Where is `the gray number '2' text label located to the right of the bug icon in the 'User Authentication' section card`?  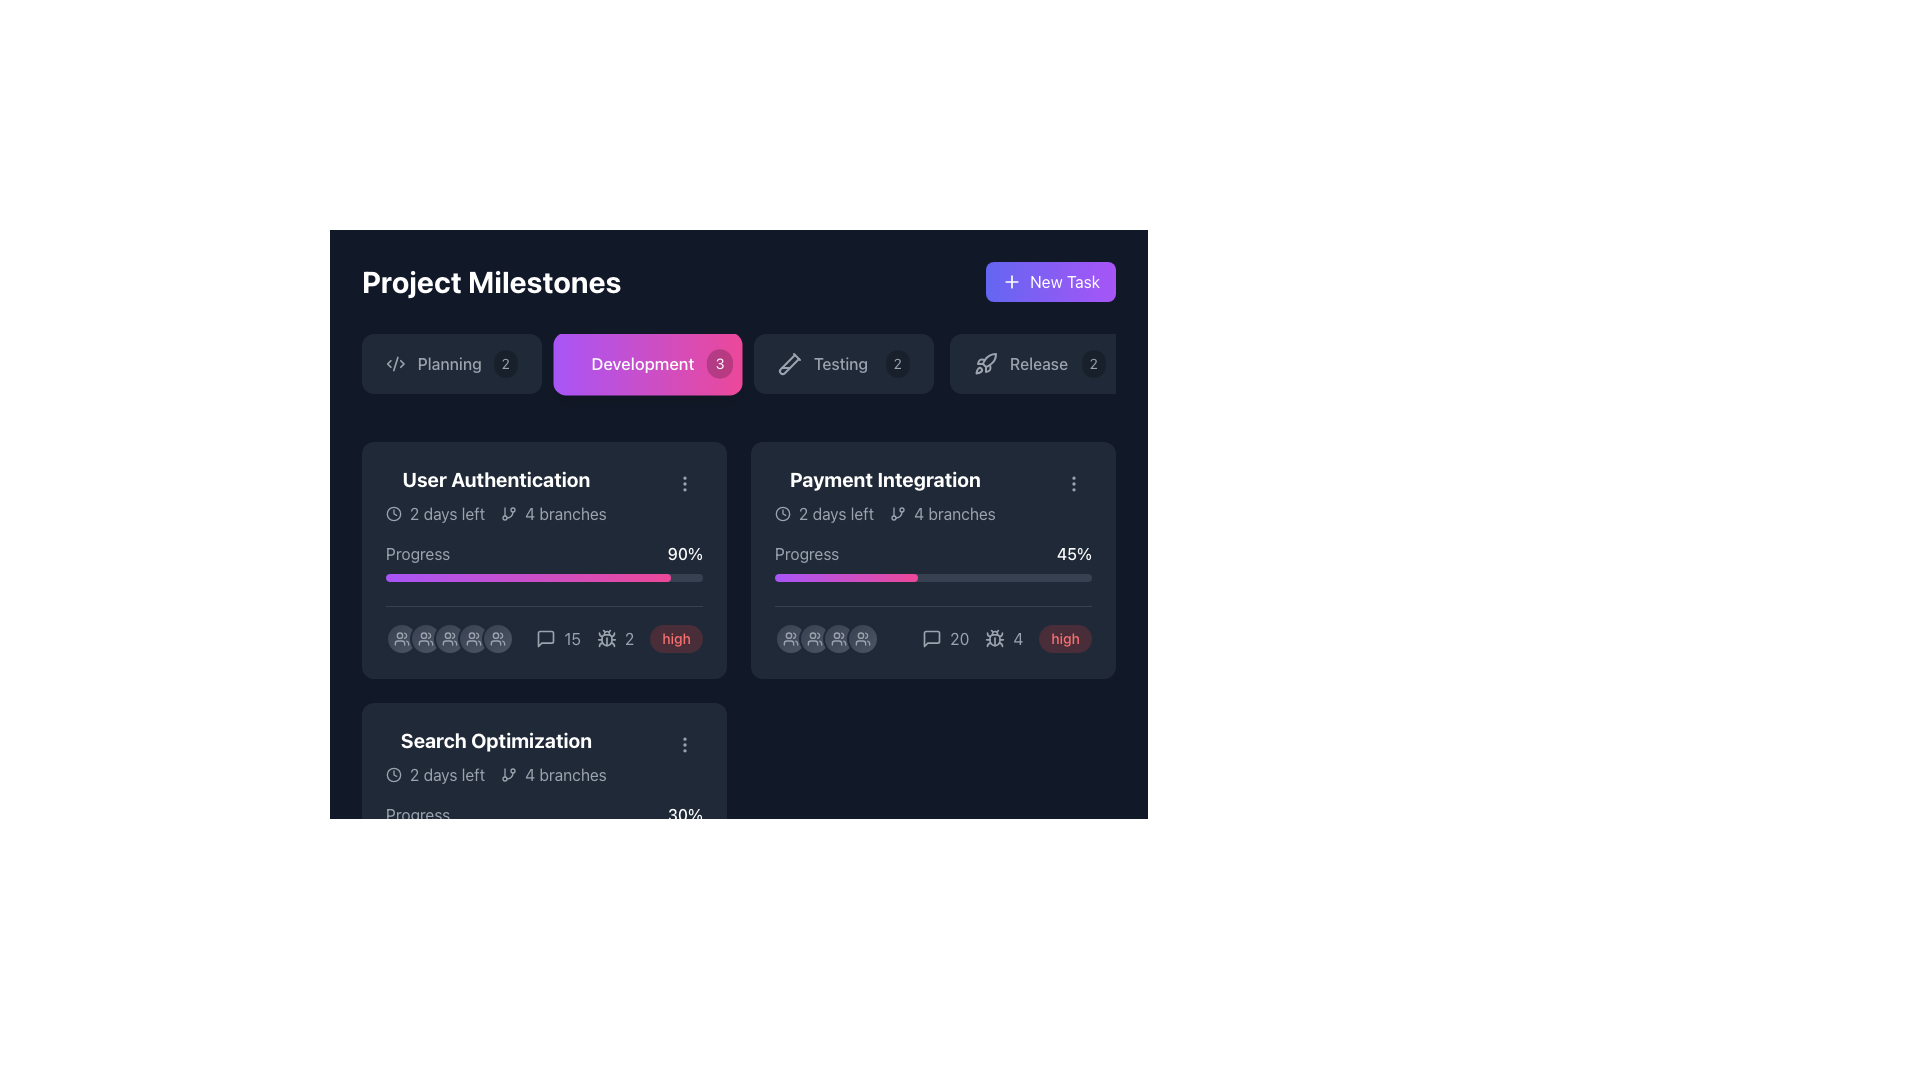
the gray number '2' text label located to the right of the bug icon in the 'User Authentication' section card is located at coordinates (614, 639).